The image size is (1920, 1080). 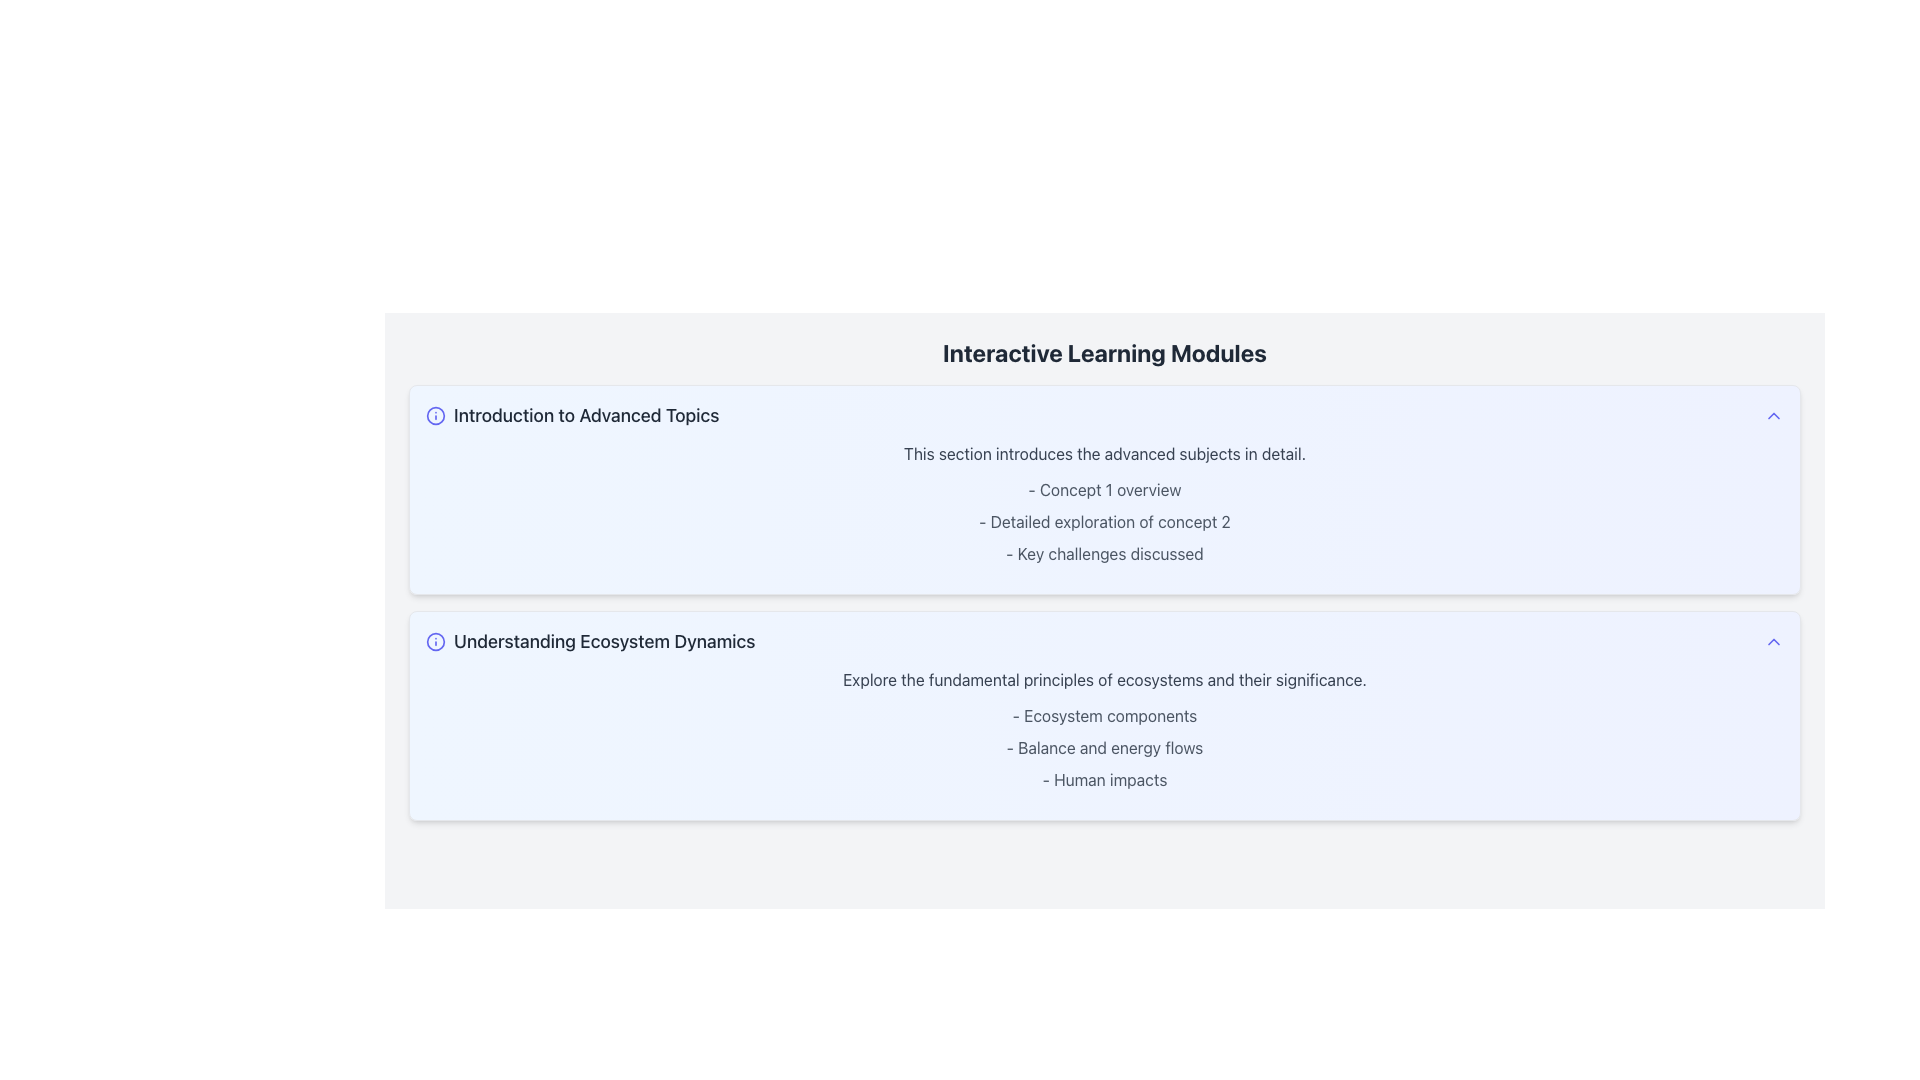 What do you see at coordinates (1103, 454) in the screenshot?
I see `the text element that reads 'This section introduces the advanced subjects in detail.', which serves as a descriptive header for the section on 'Introduction to Advanced Topics'` at bounding box center [1103, 454].